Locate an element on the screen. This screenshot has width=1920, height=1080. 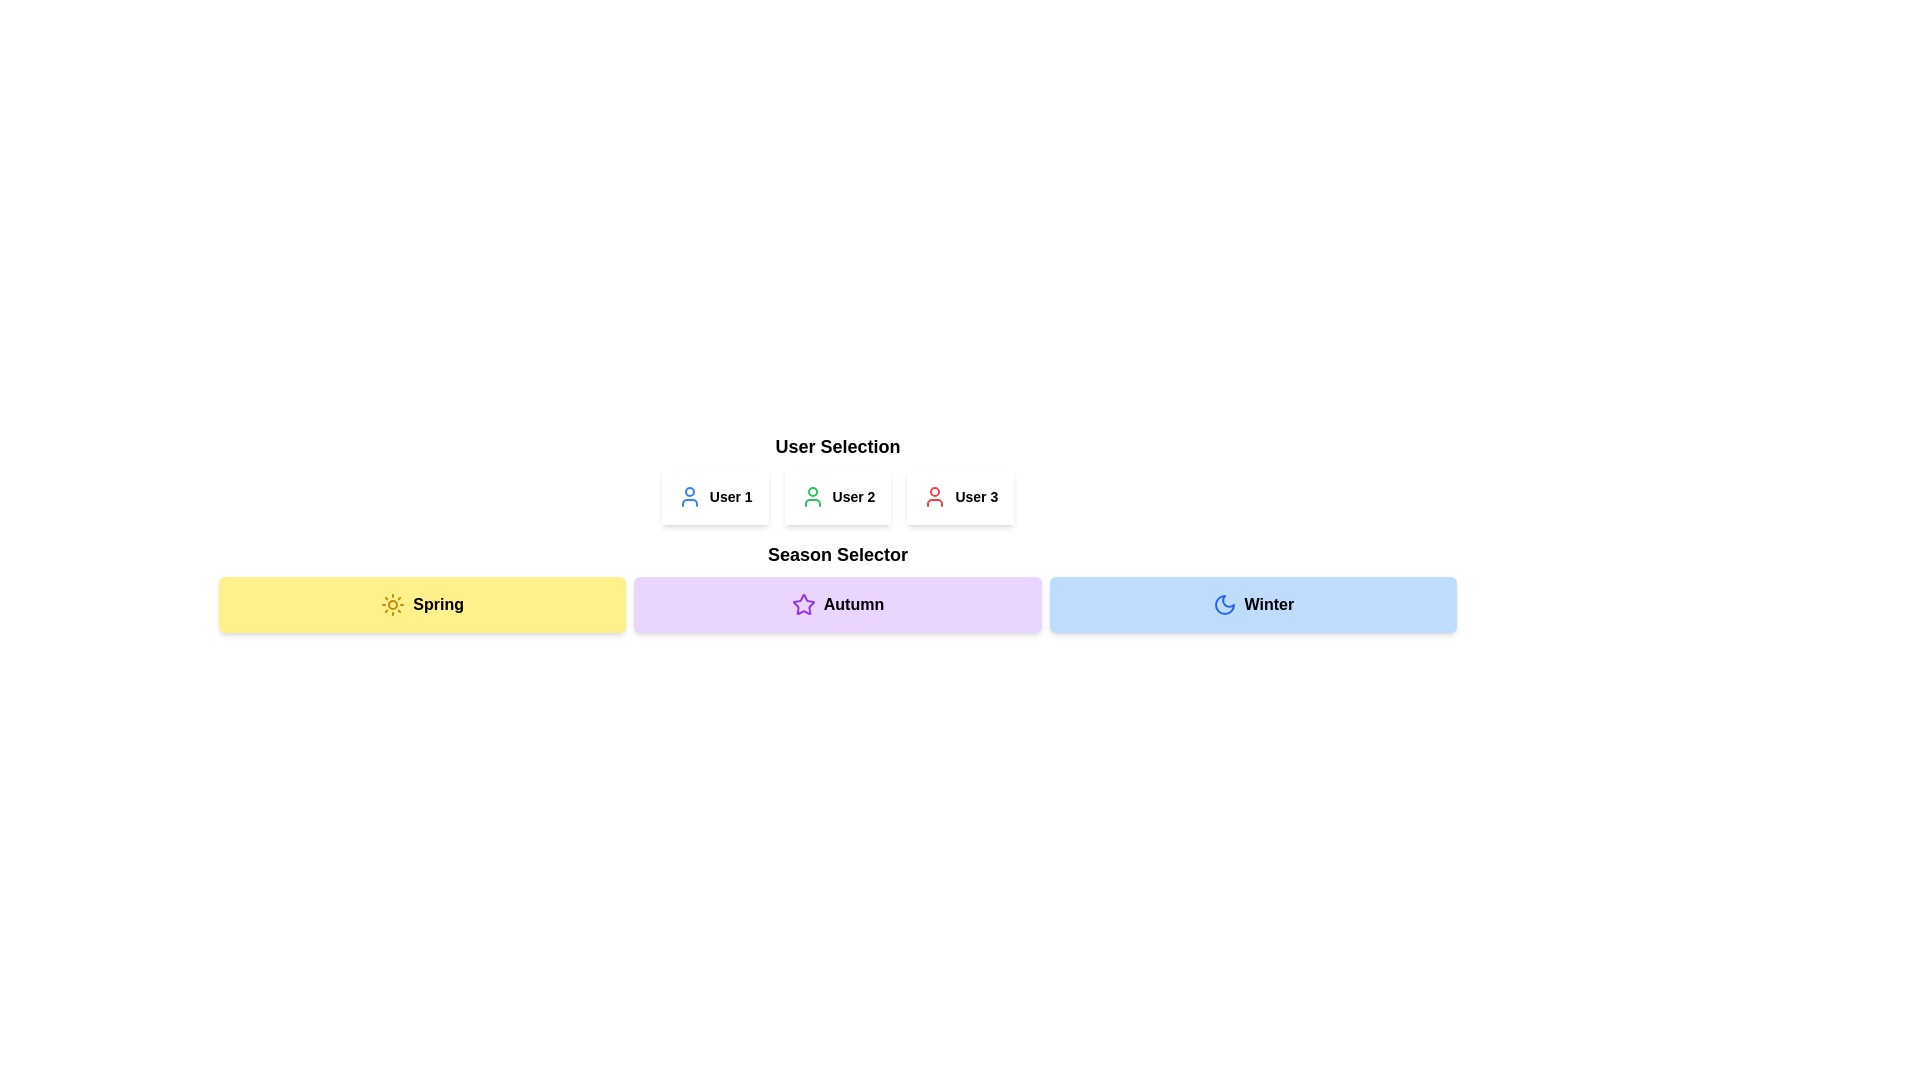
the 'Winter' text label, which is styled in bold and located at the rightmost section of the horizontally aligned 'Season Selector' bar is located at coordinates (1268, 604).